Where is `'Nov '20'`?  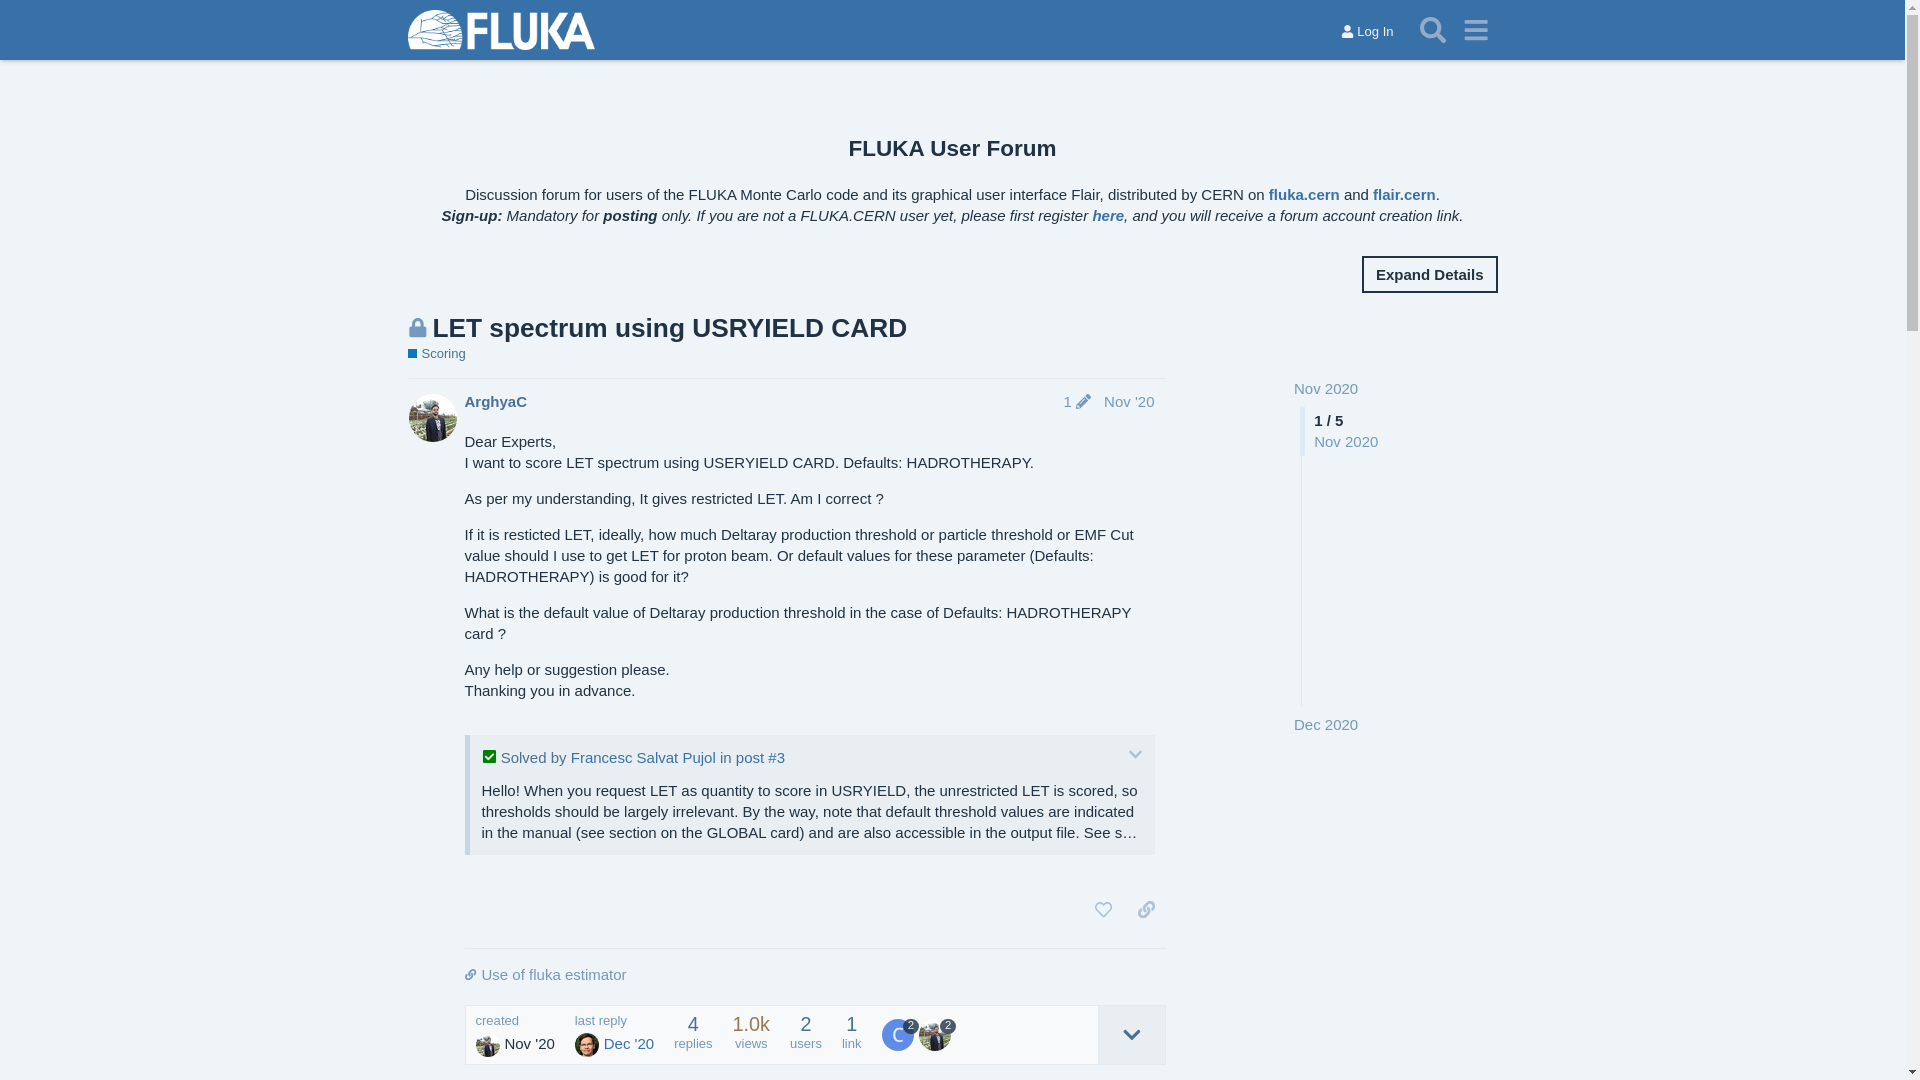
'Nov '20' is located at coordinates (1128, 401).